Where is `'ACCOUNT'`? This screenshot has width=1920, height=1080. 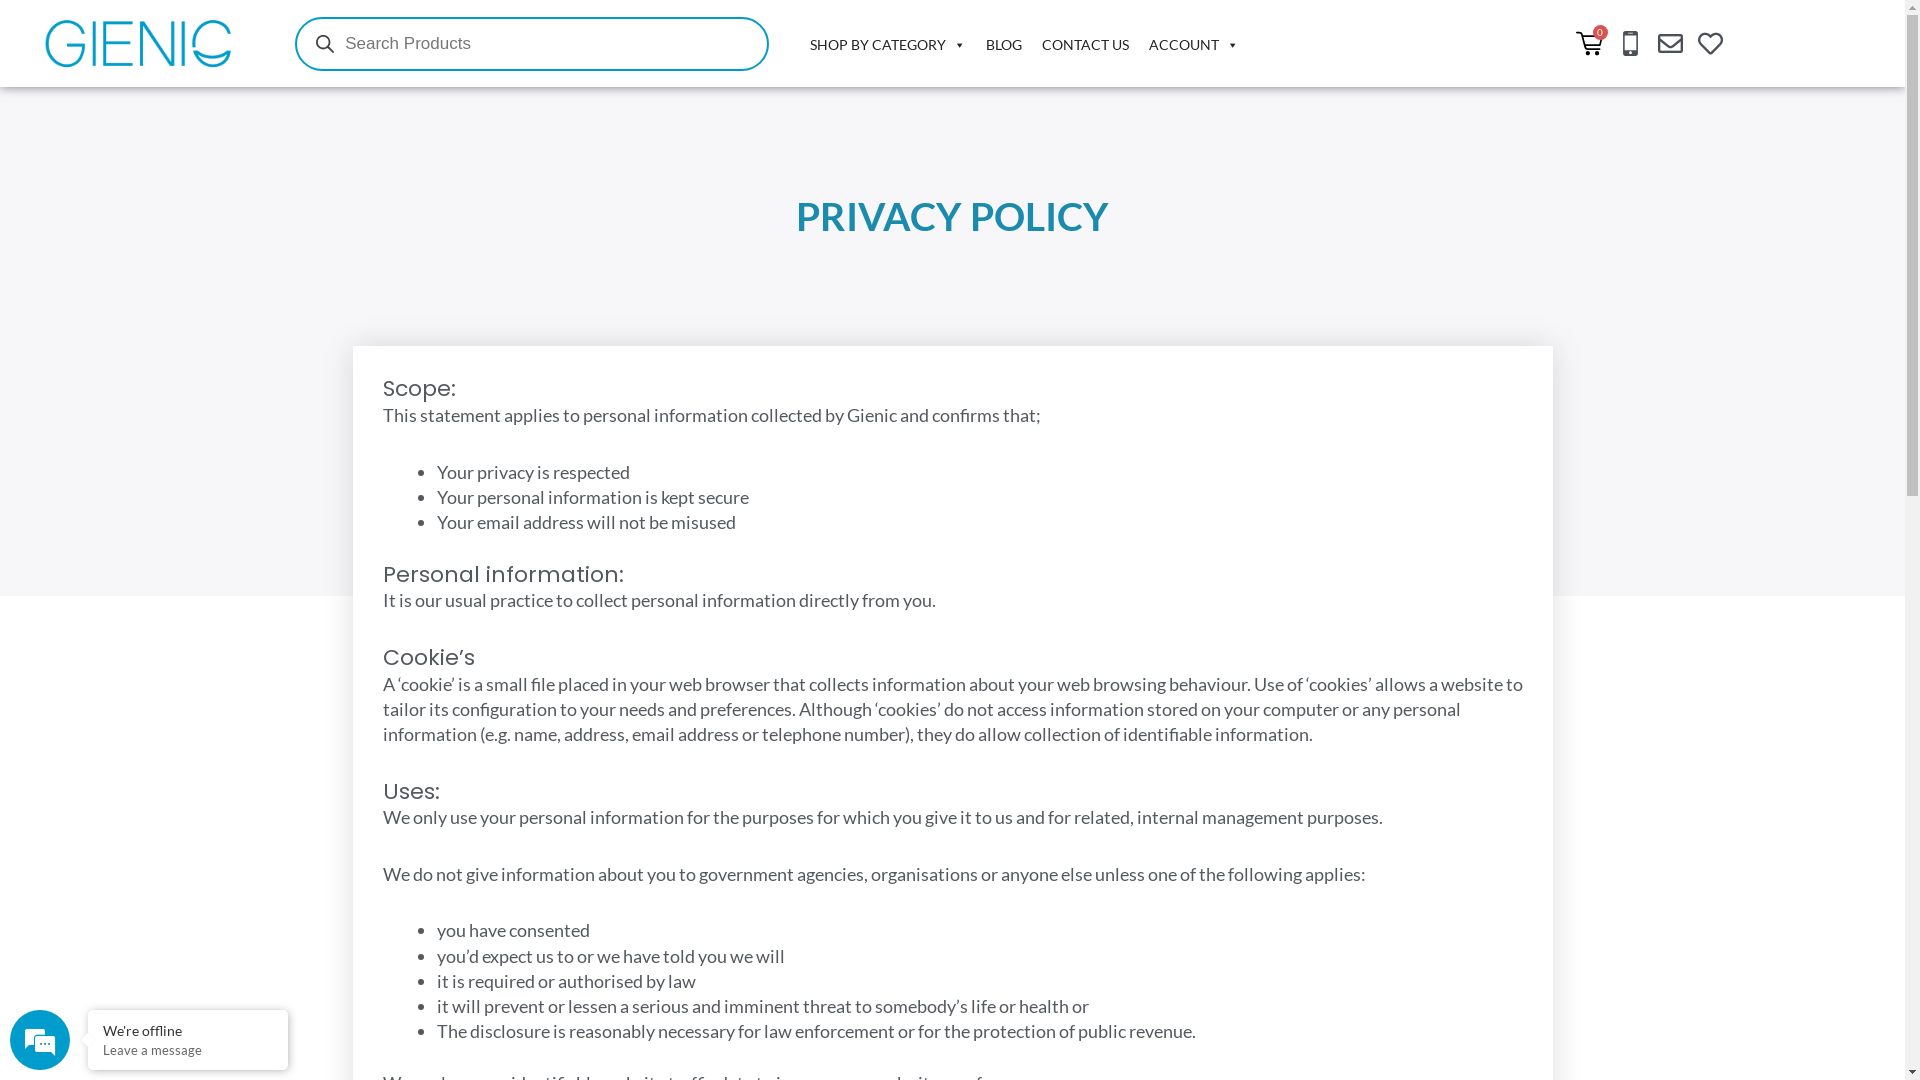
'ACCOUNT' is located at coordinates (1138, 45).